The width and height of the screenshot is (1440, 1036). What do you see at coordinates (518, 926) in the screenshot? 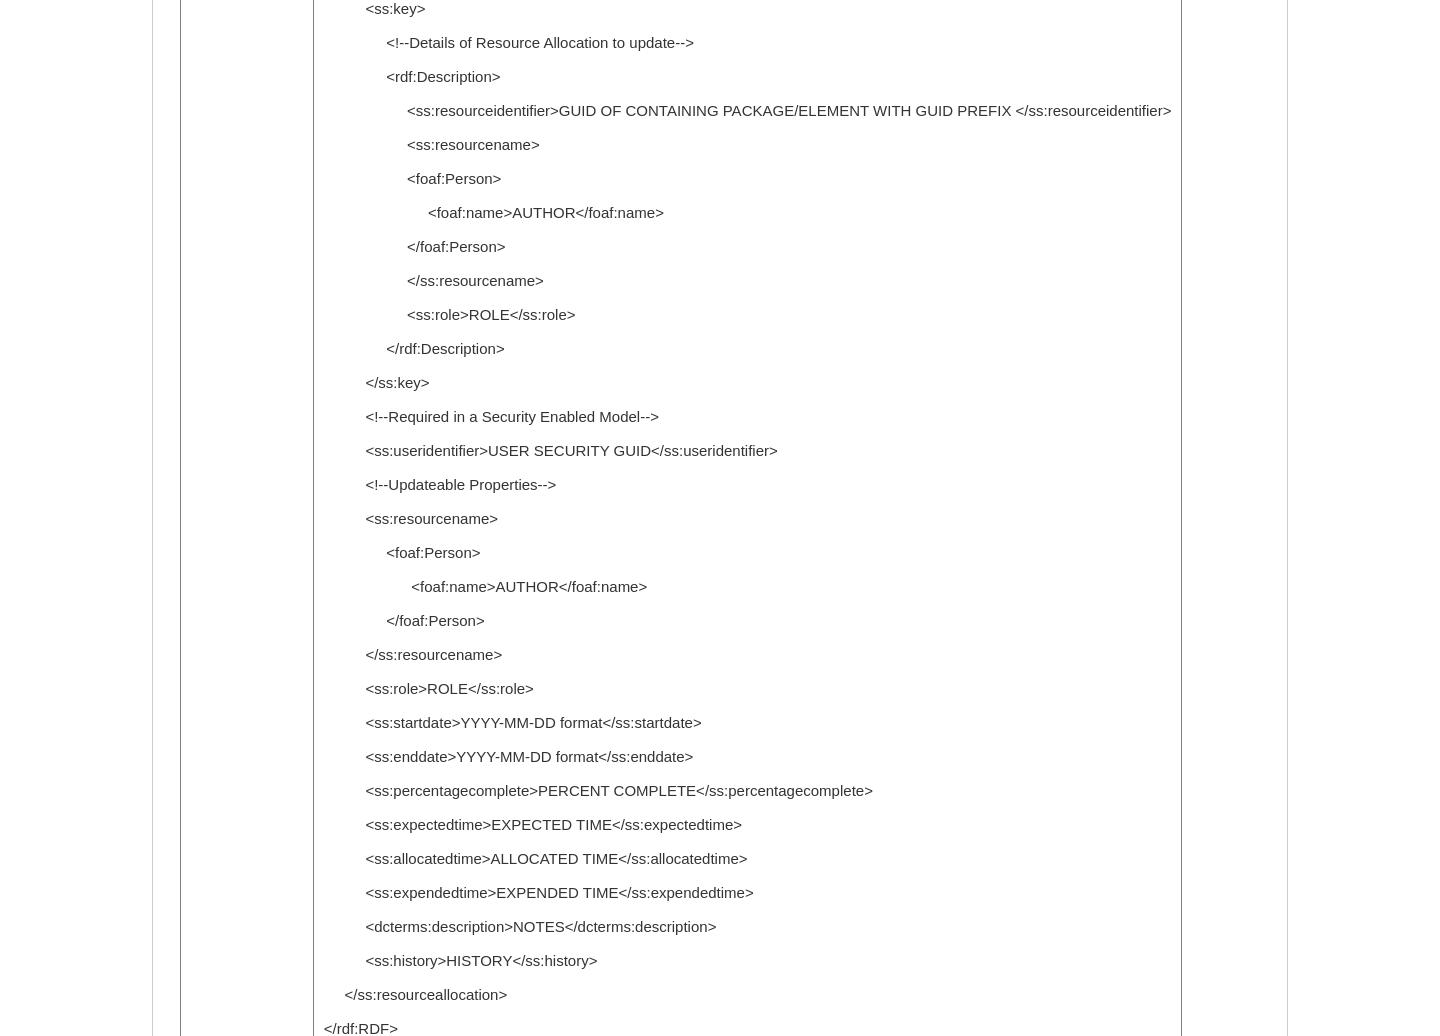
I see `'<dcterms:description>NOTES</dcterms:description>'` at bounding box center [518, 926].